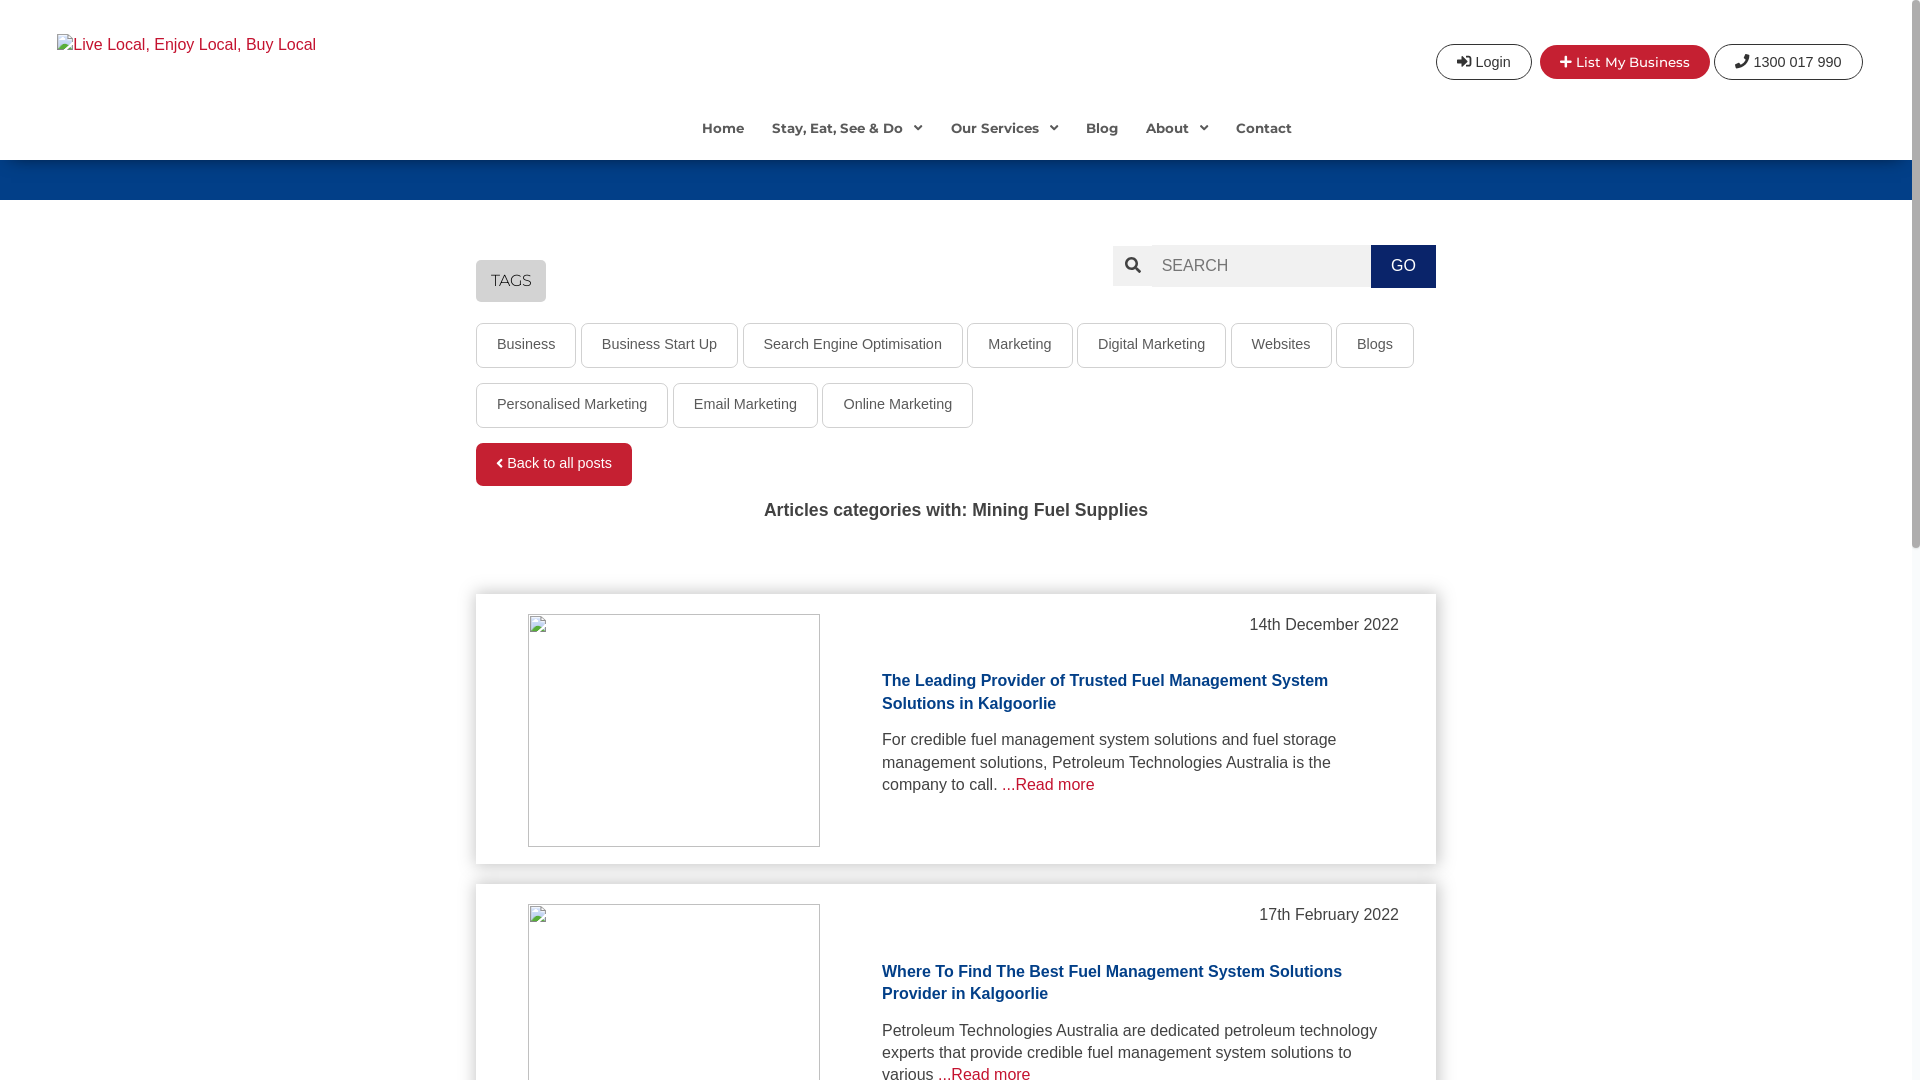 The image size is (1920, 1080). What do you see at coordinates (1019, 344) in the screenshot?
I see `'Marketing'` at bounding box center [1019, 344].